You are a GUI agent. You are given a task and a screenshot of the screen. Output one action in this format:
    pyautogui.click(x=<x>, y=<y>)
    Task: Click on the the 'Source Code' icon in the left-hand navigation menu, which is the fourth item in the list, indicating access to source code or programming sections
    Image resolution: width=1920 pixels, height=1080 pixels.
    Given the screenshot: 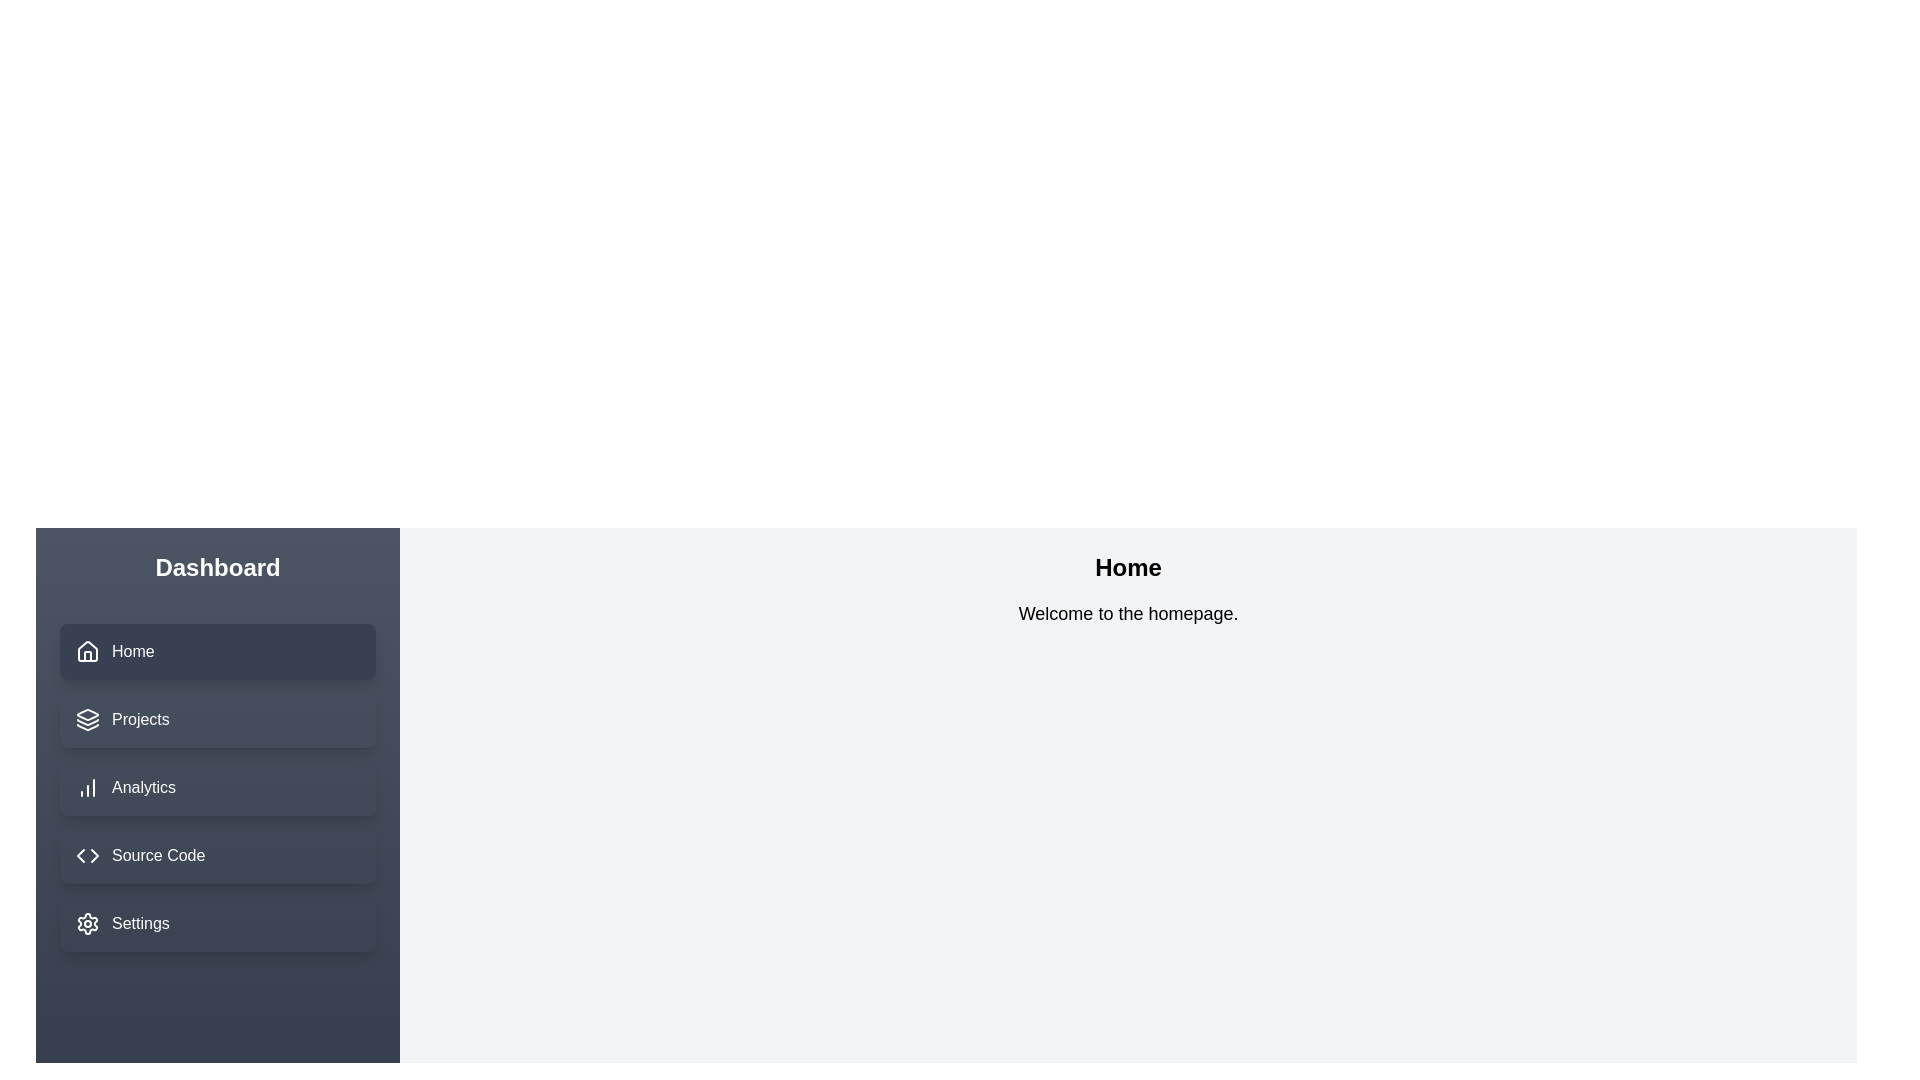 What is the action you would take?
    pyautogui.click(x=86, y=855)
    